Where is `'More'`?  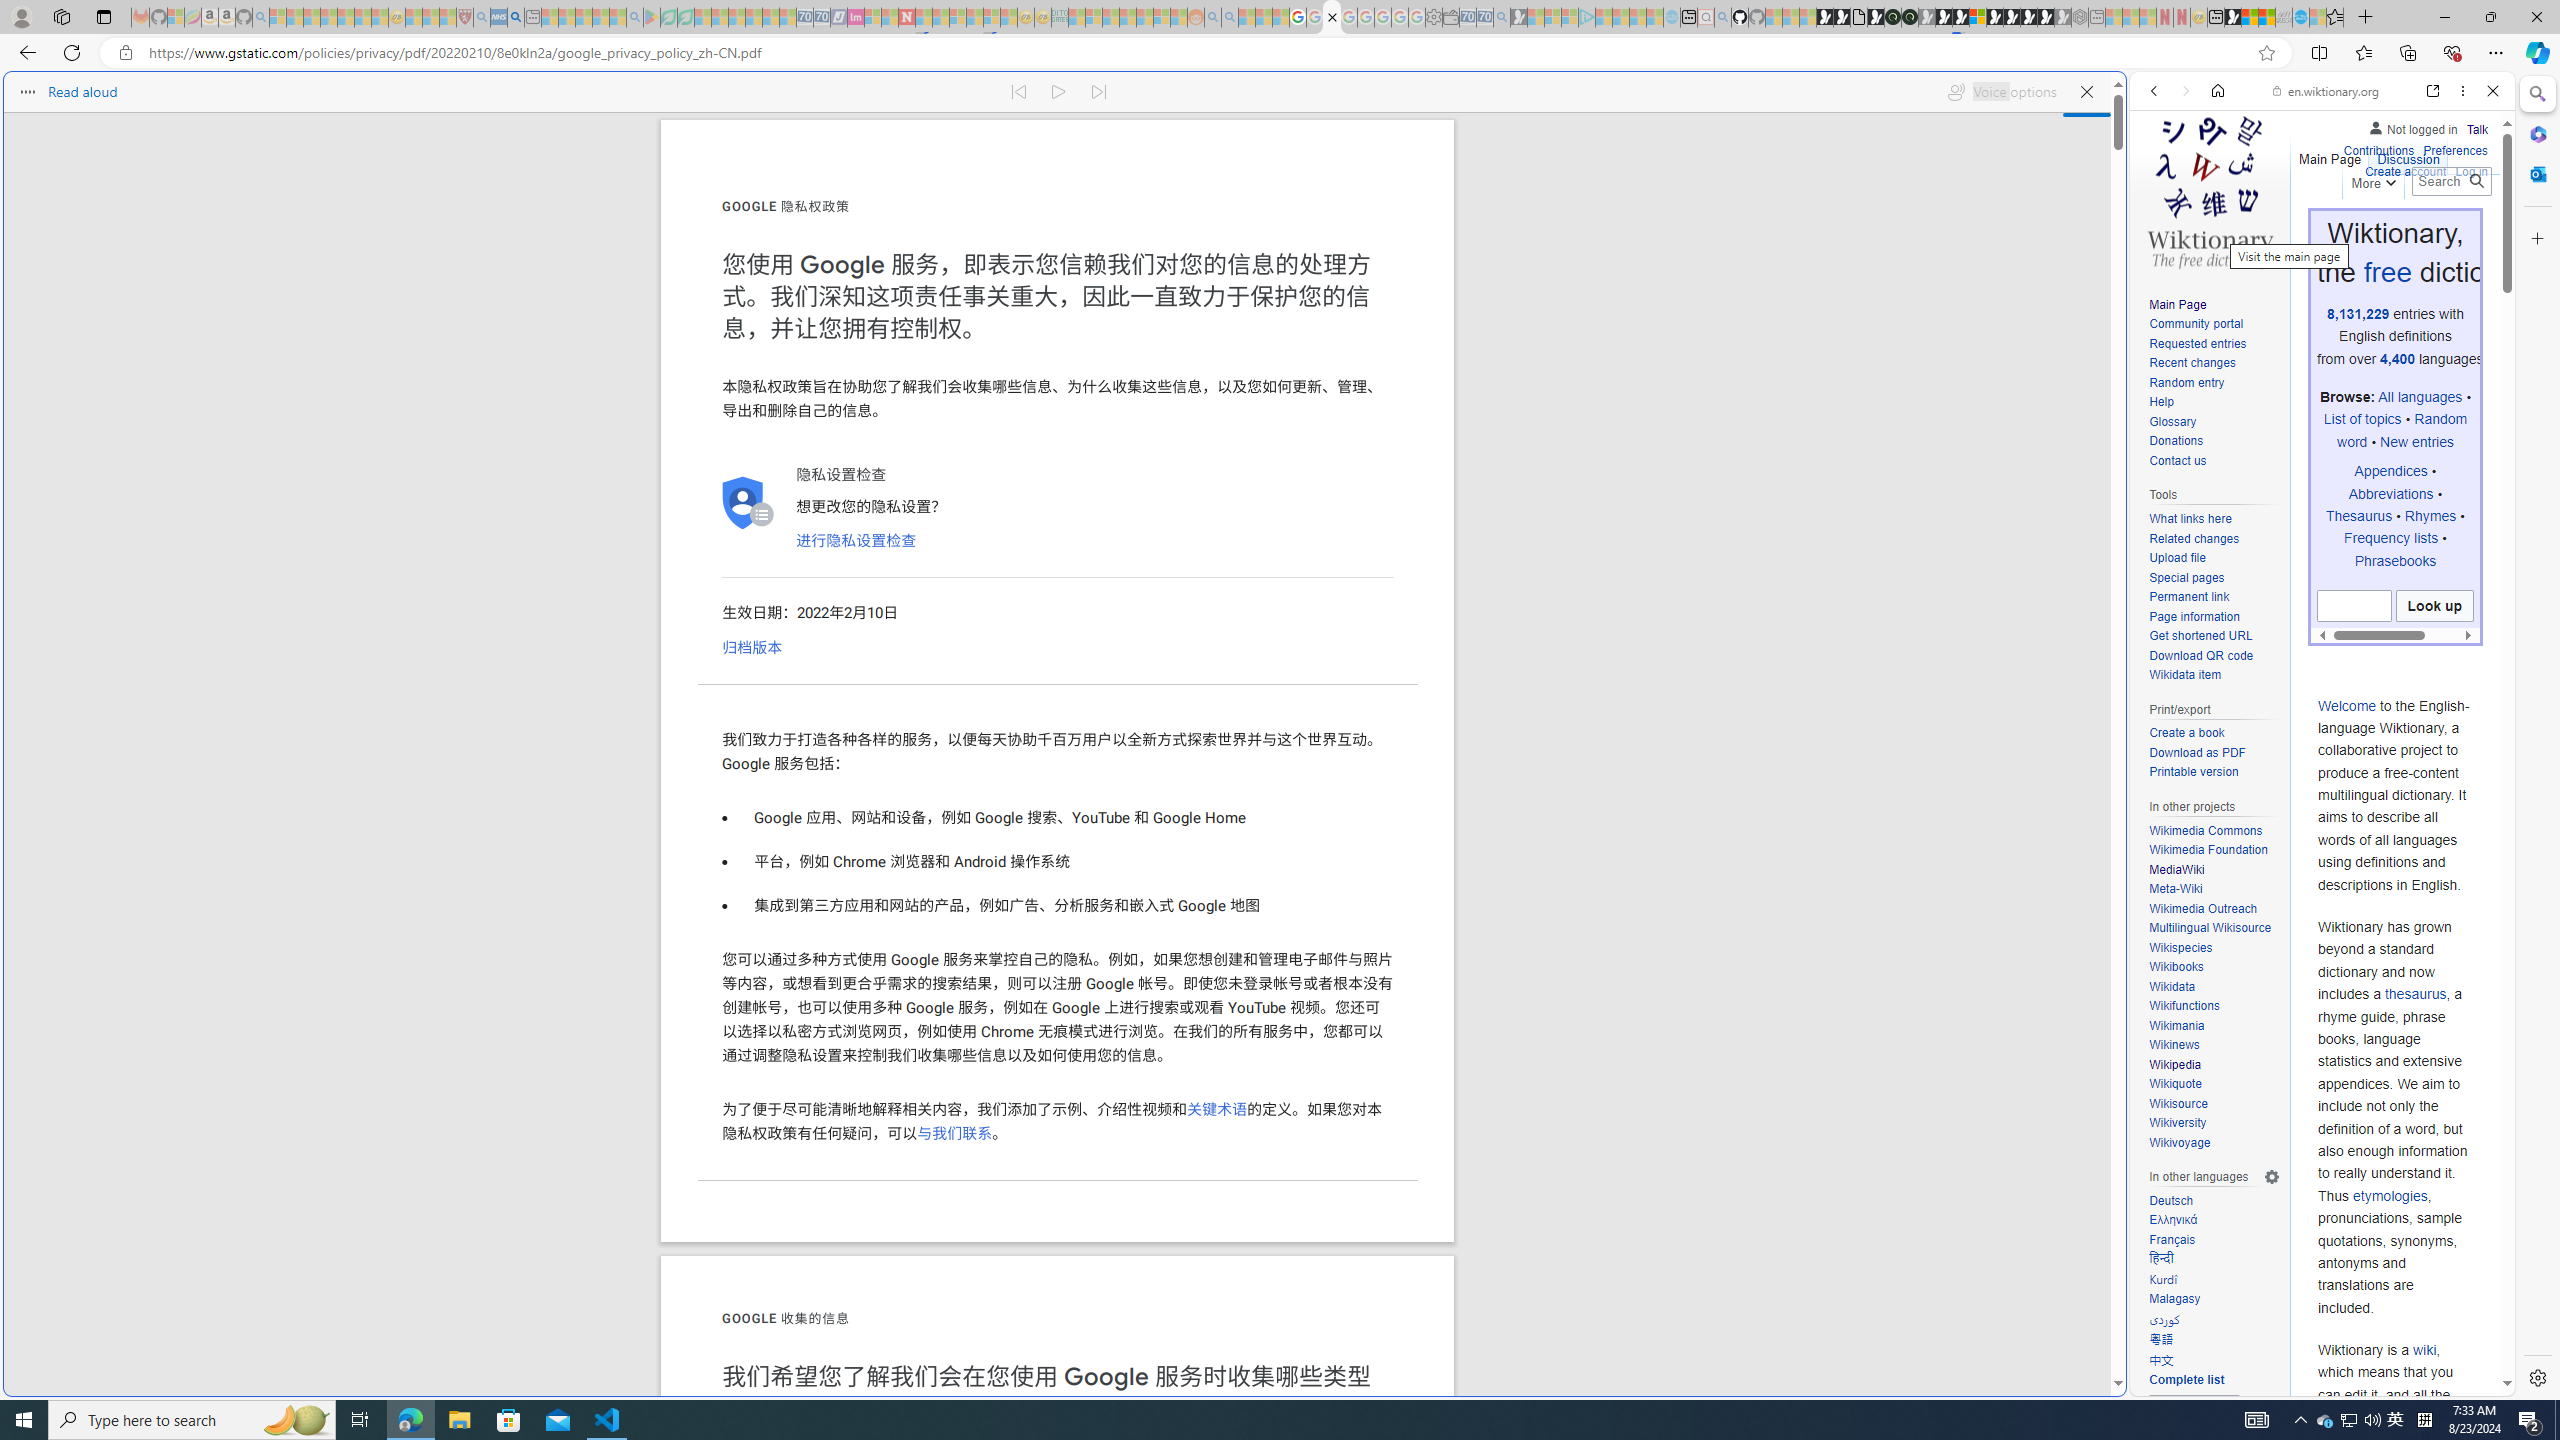
'More' is located at coordinates (2372, 179).